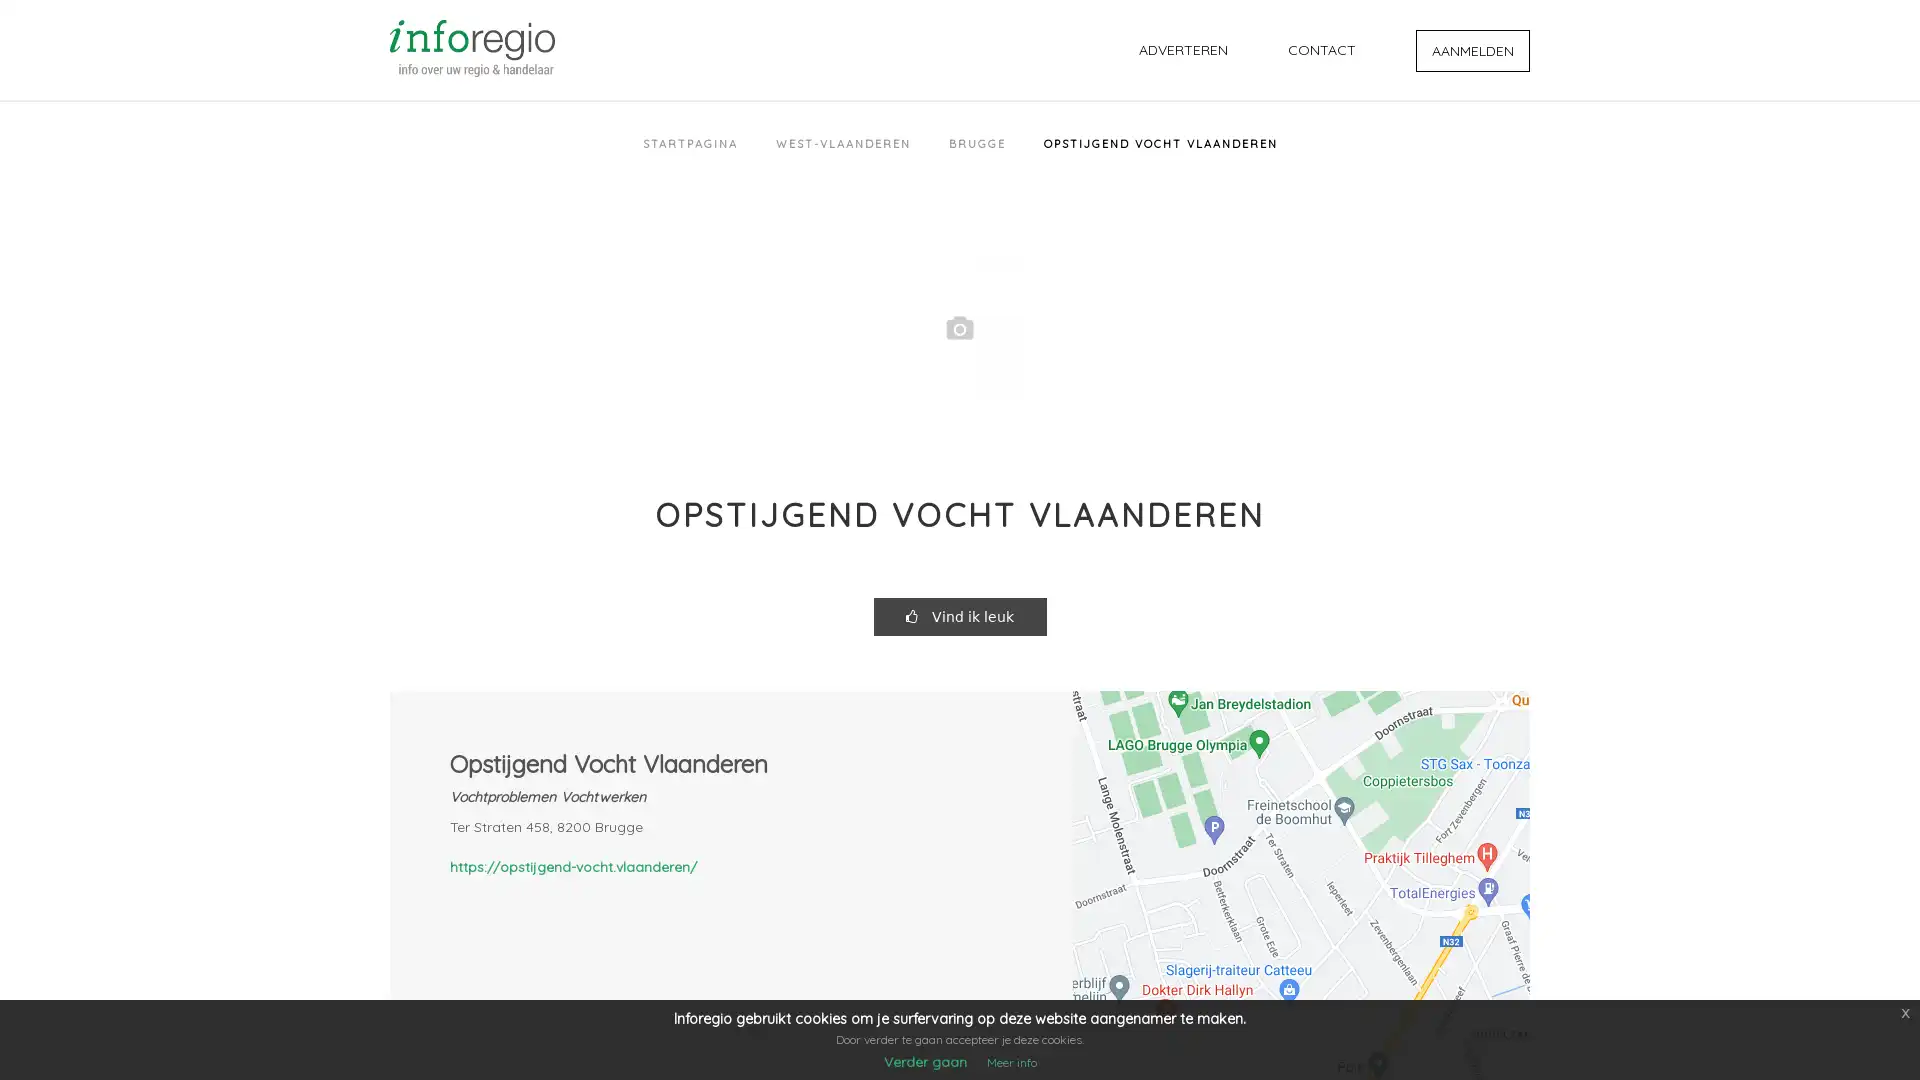 The width and height of the screenshot is (1920, 1080). I want to click on Opstijgend Vocht Vlaanderen, so click(1300, 863).